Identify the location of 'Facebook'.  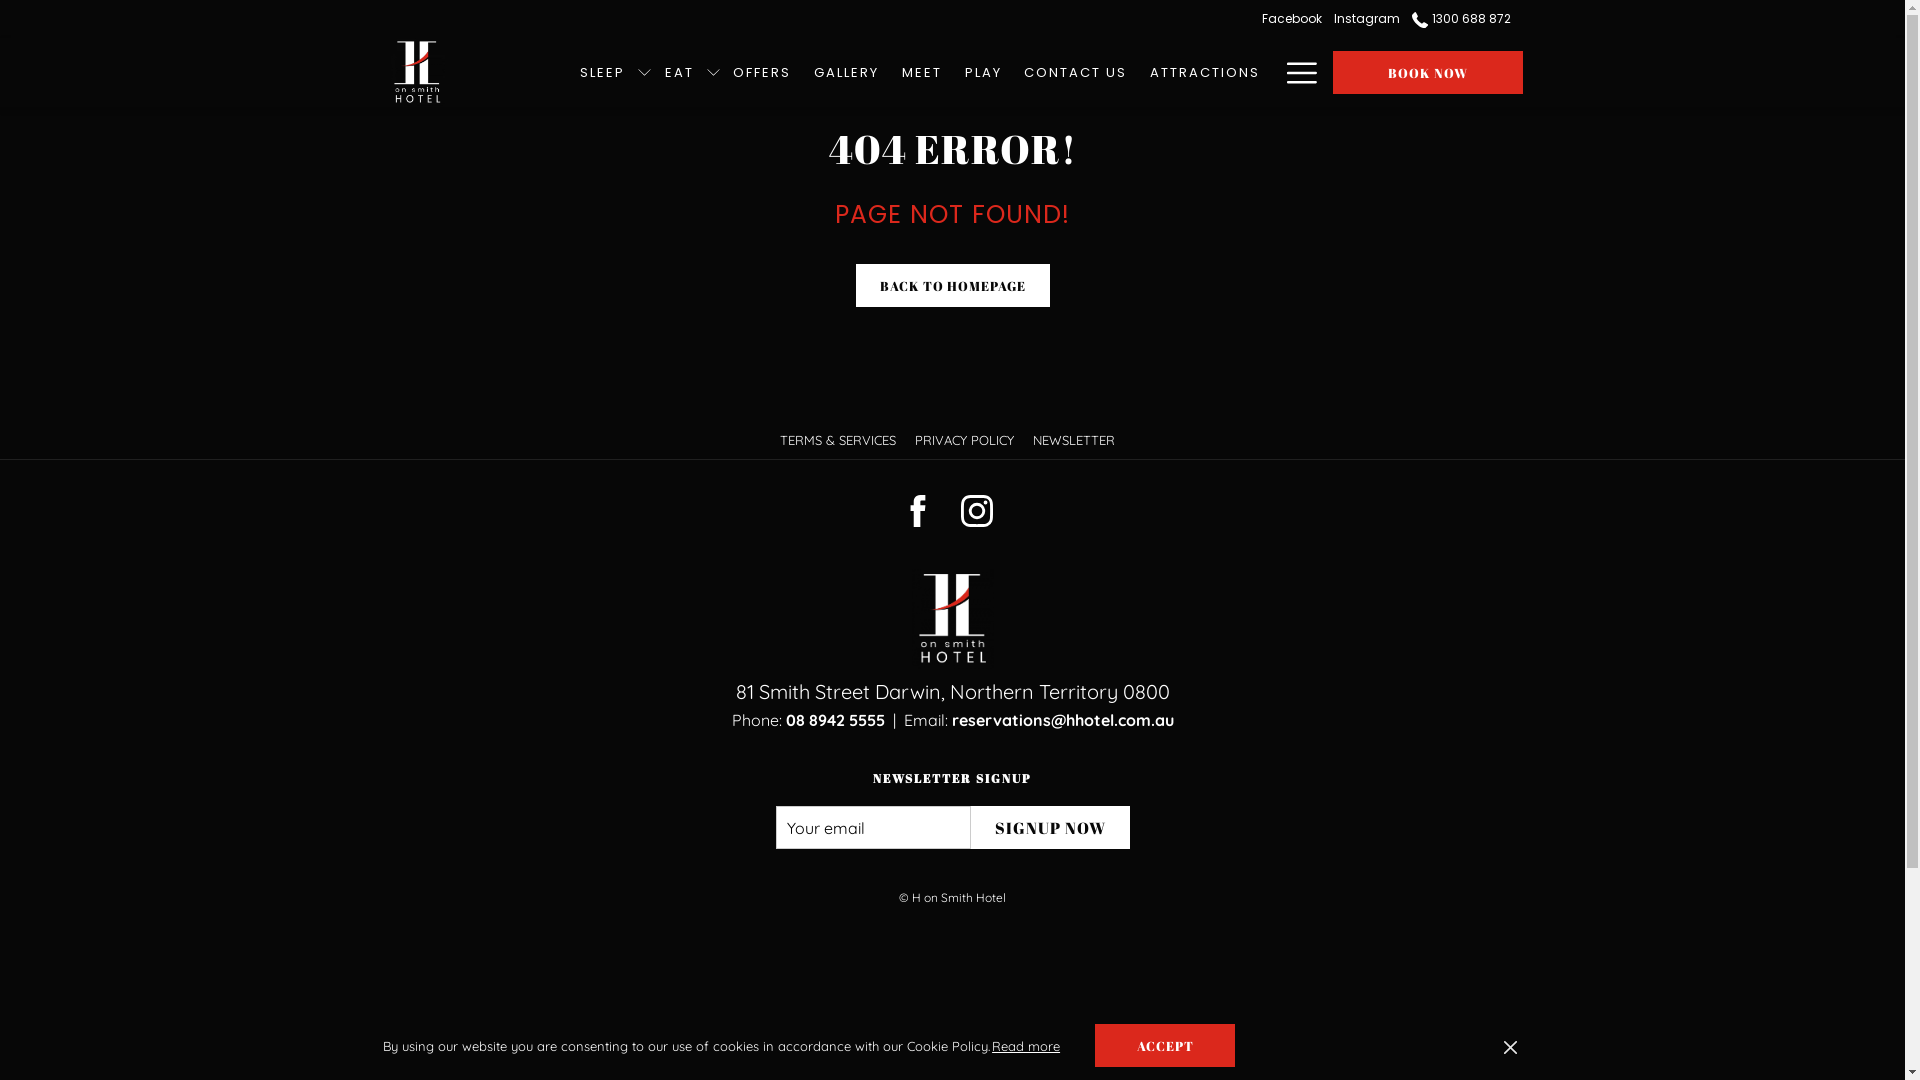
(1300, 18).